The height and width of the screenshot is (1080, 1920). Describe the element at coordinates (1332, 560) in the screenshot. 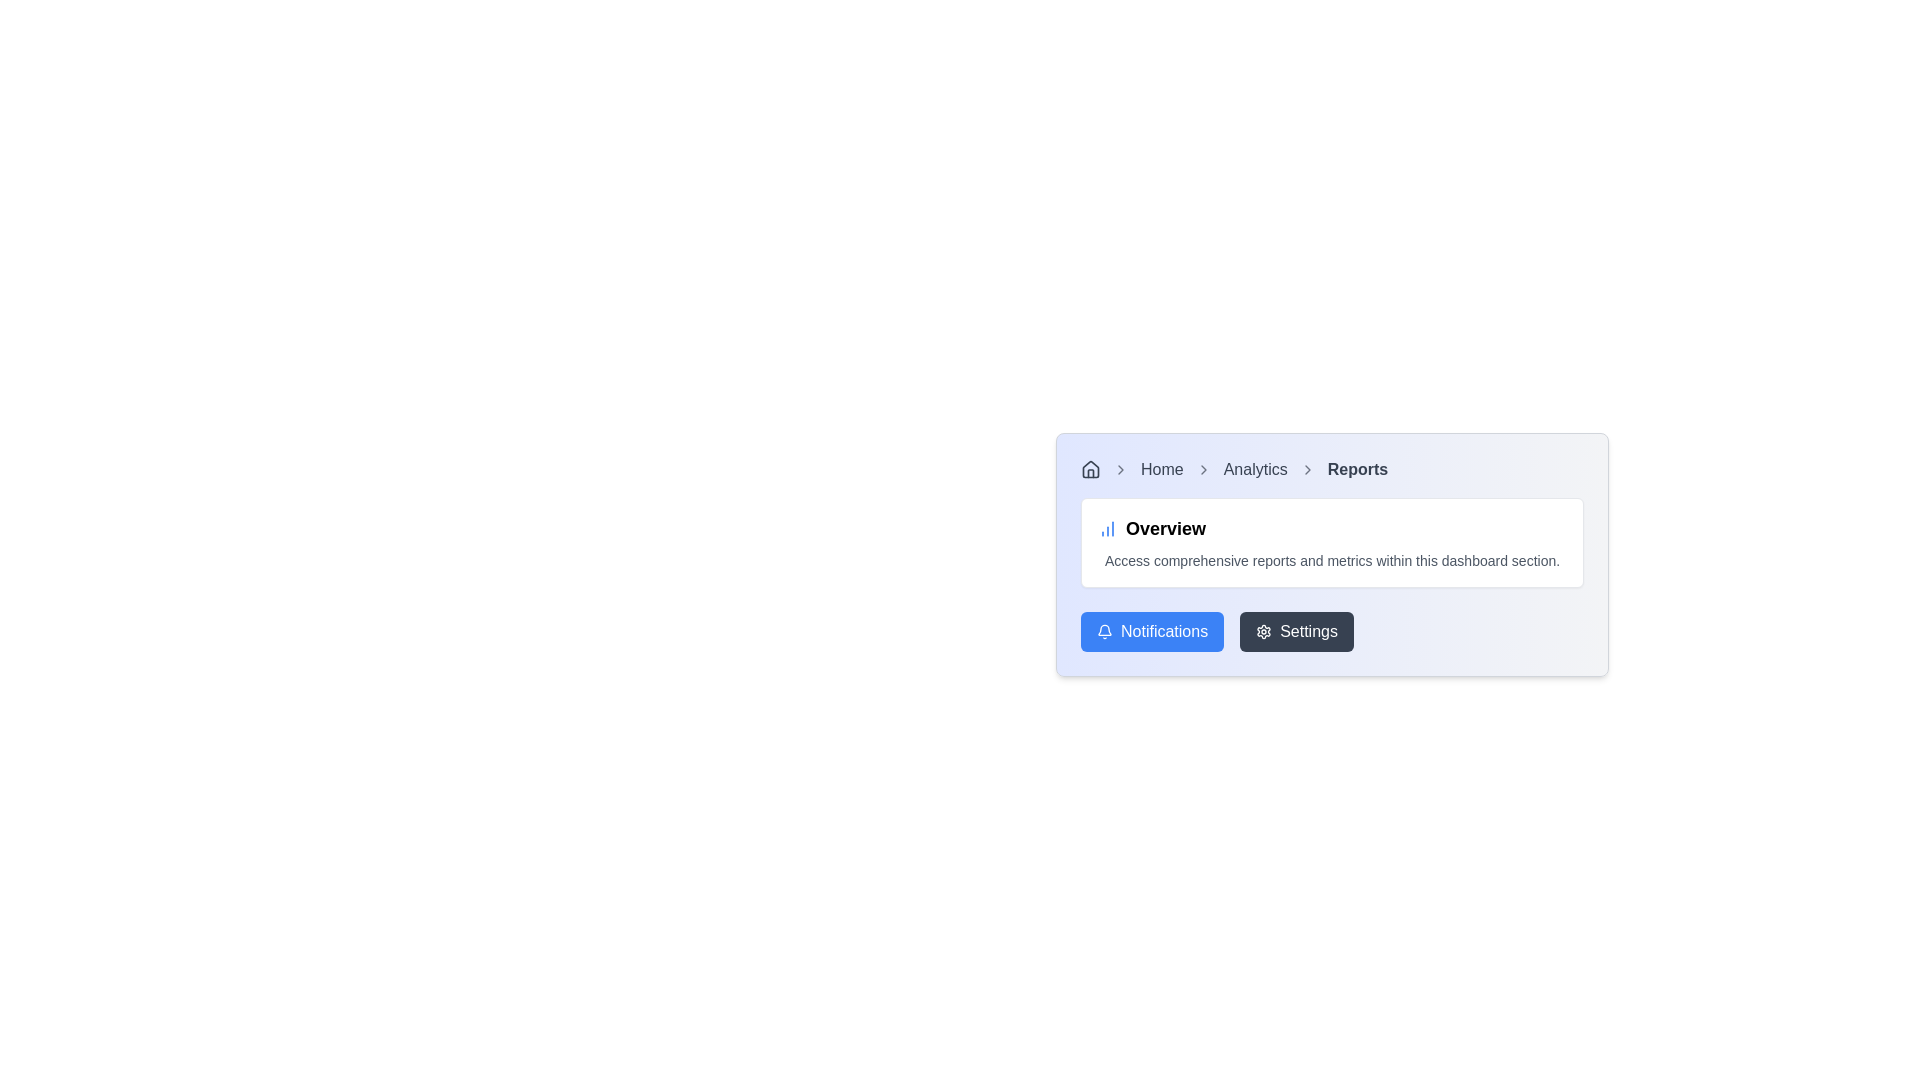

I see `the text block that describes the dashboard's functionality, which contains the text: 'Access comprehensive reports and metrics within this dashboard section.' This text is located within the 'Overview' section of an informational card layout` at that location.